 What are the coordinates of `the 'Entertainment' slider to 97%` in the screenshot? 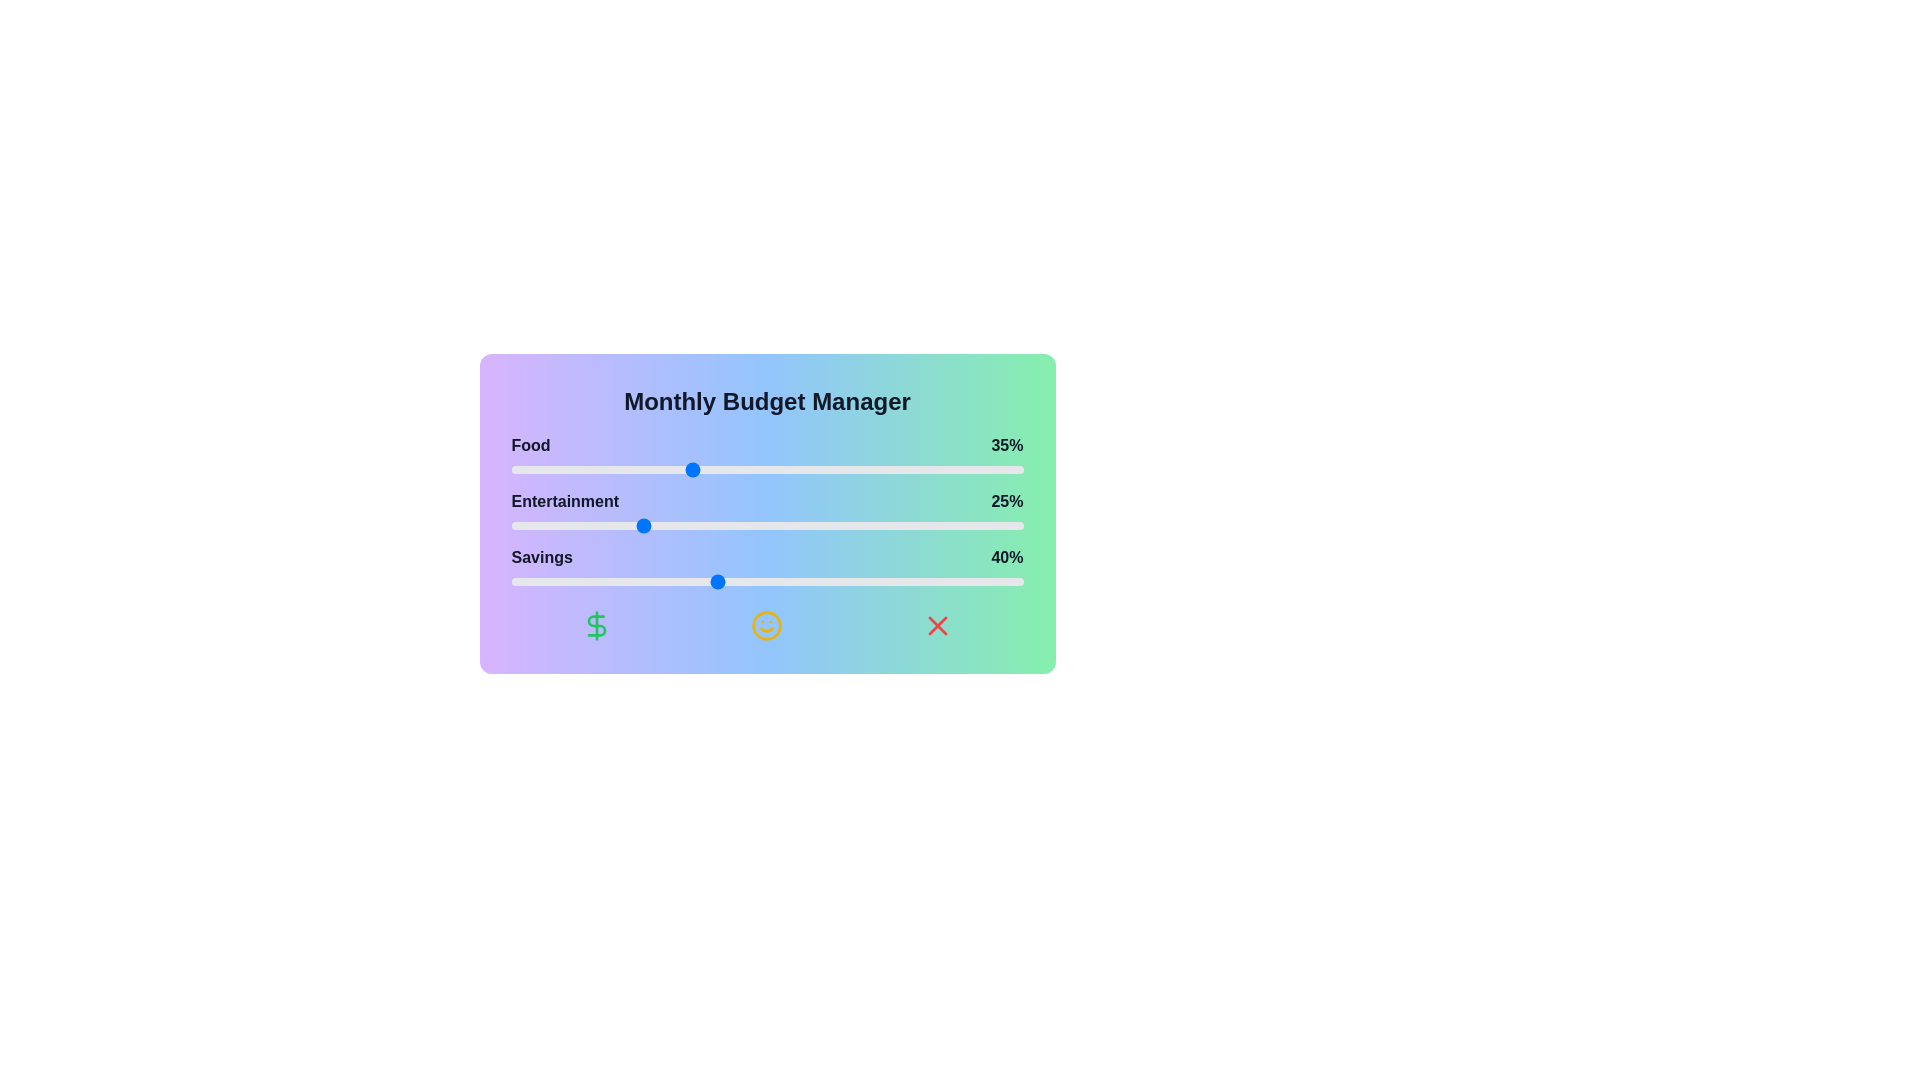 It's located at (1008, 524).